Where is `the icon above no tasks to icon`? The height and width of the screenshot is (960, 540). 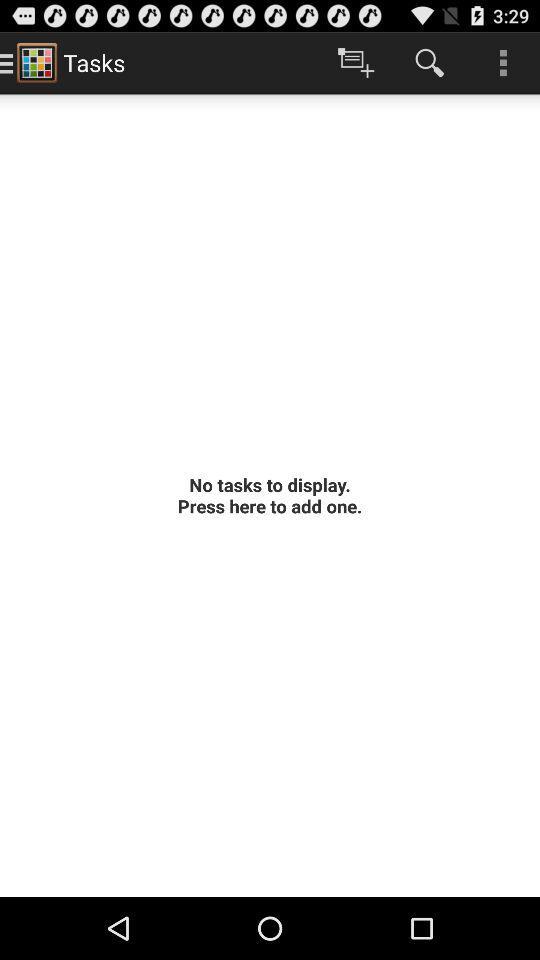
the icon above no tasks to icon is located at coordinates (502, 62).